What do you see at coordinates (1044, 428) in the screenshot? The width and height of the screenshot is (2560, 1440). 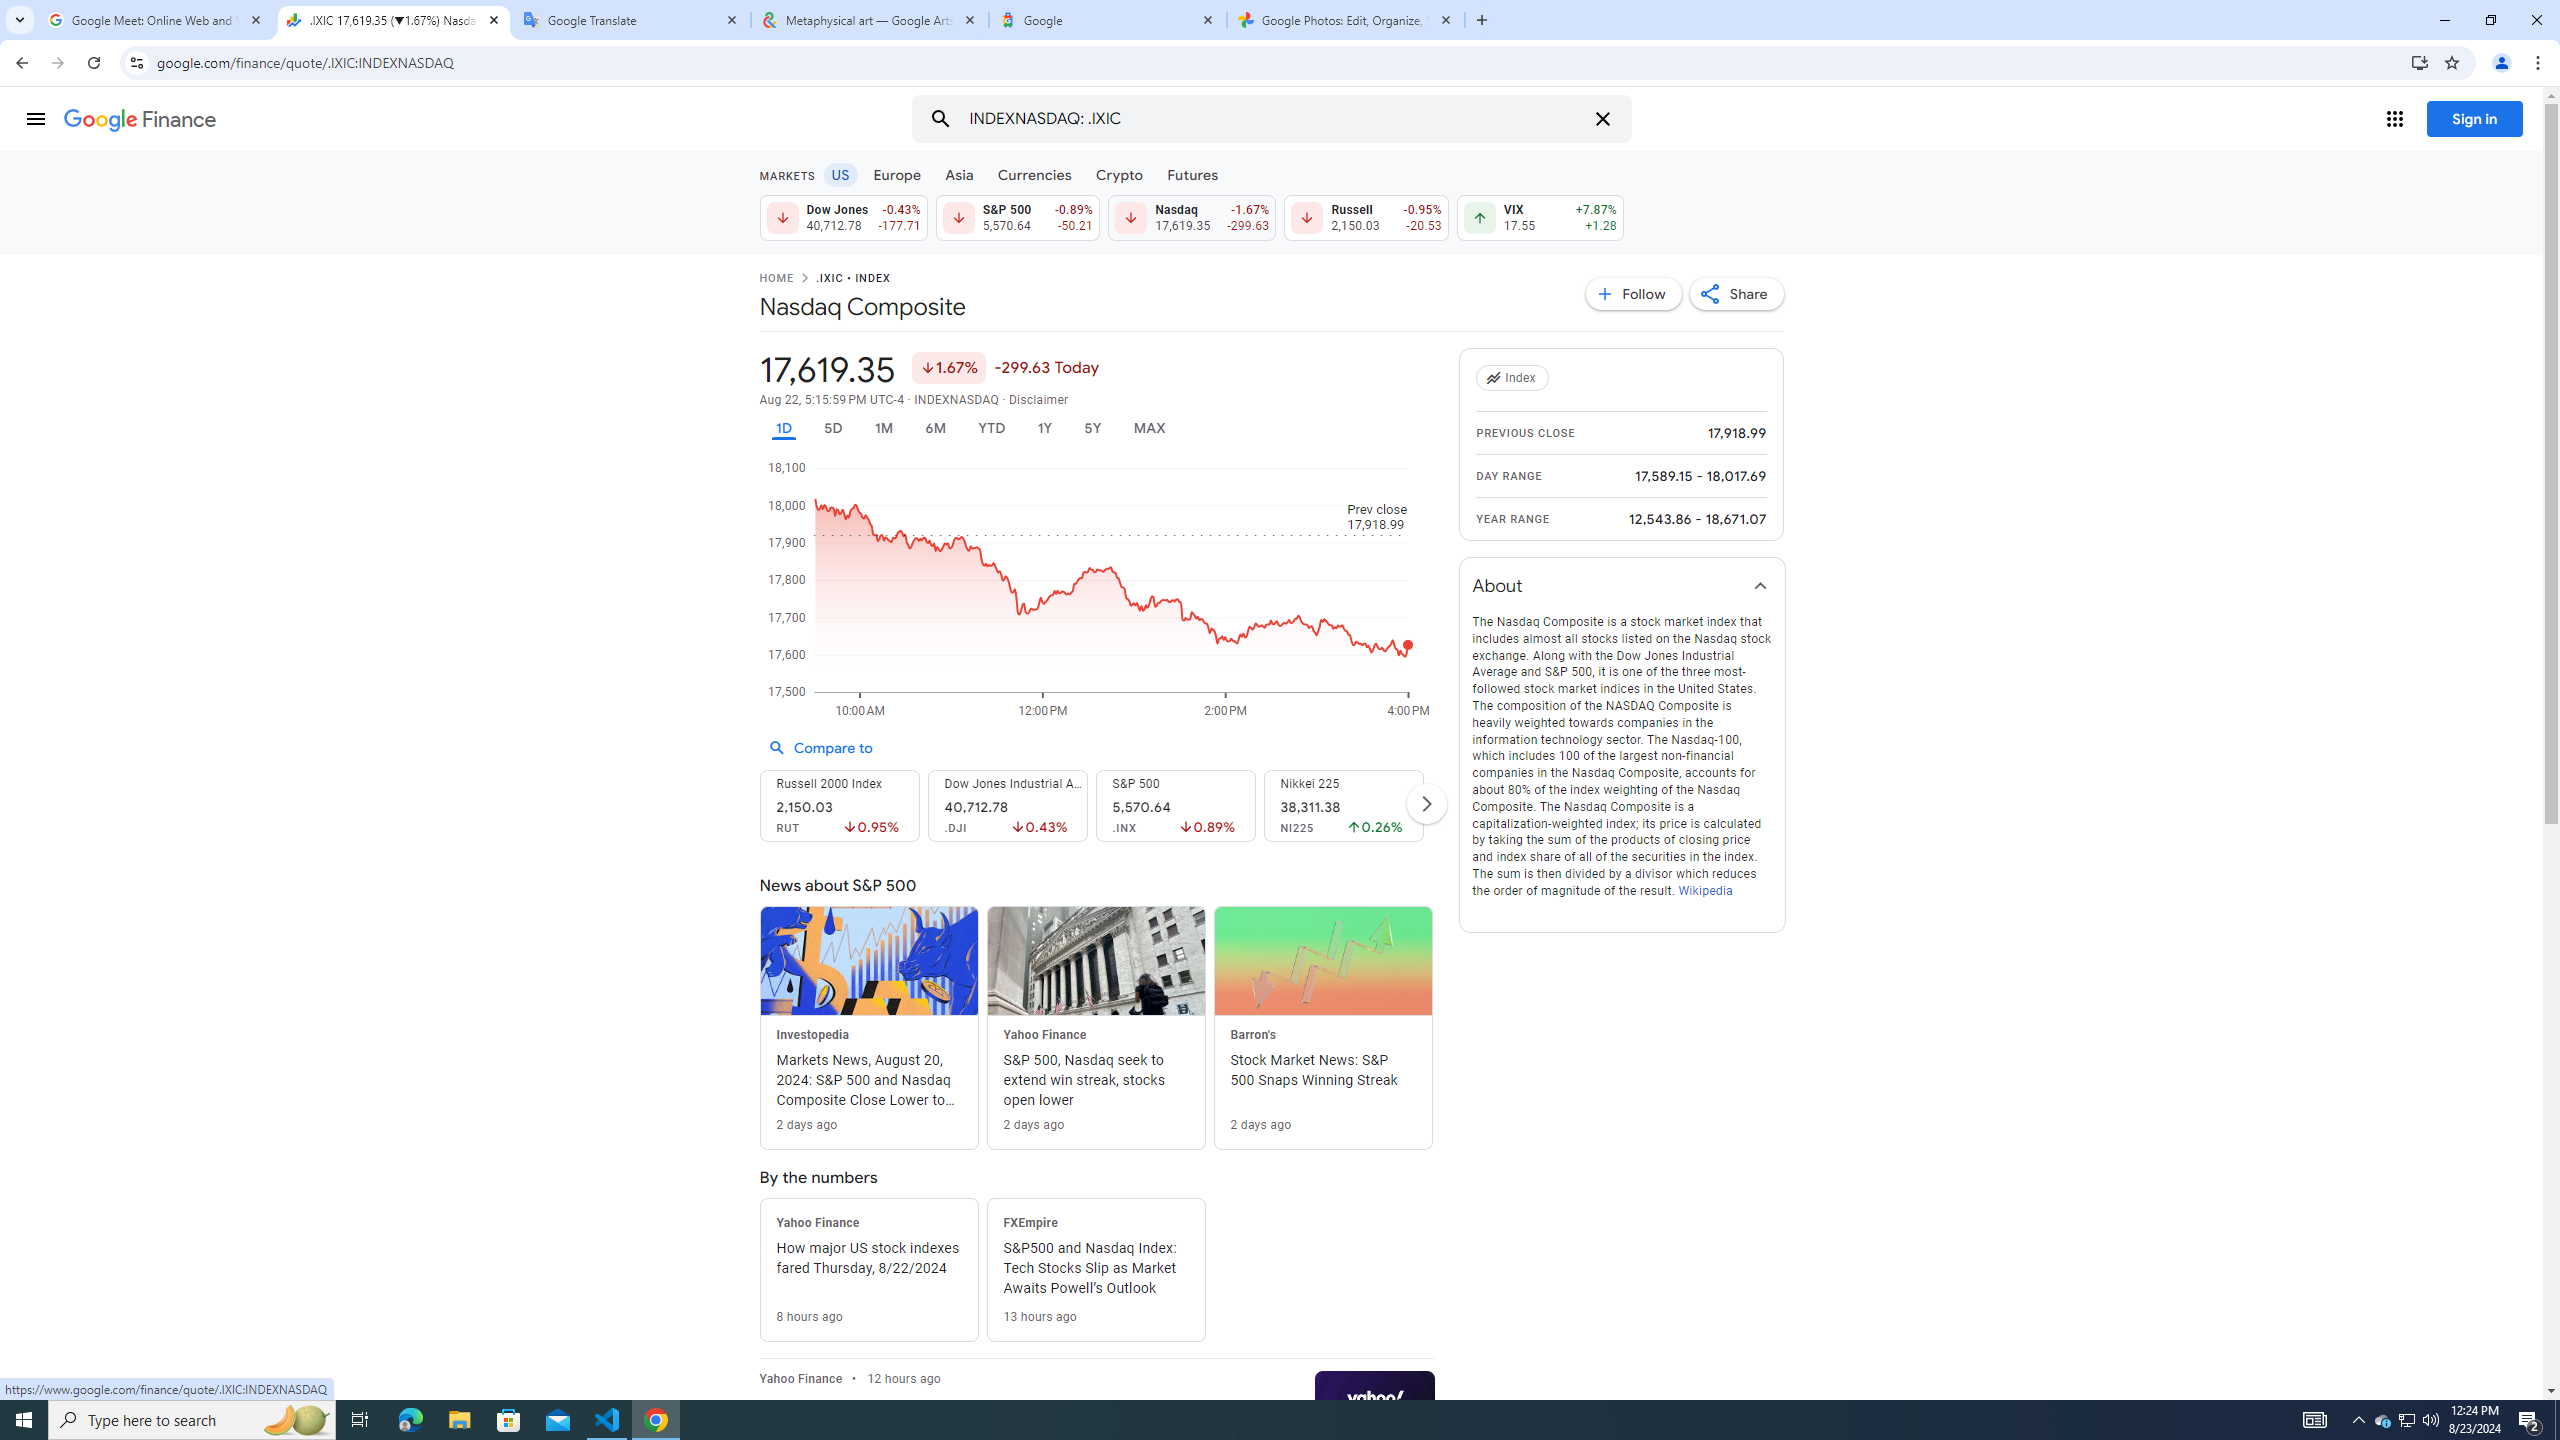 I see `'1Y'` at bounding box center [1044, 428].